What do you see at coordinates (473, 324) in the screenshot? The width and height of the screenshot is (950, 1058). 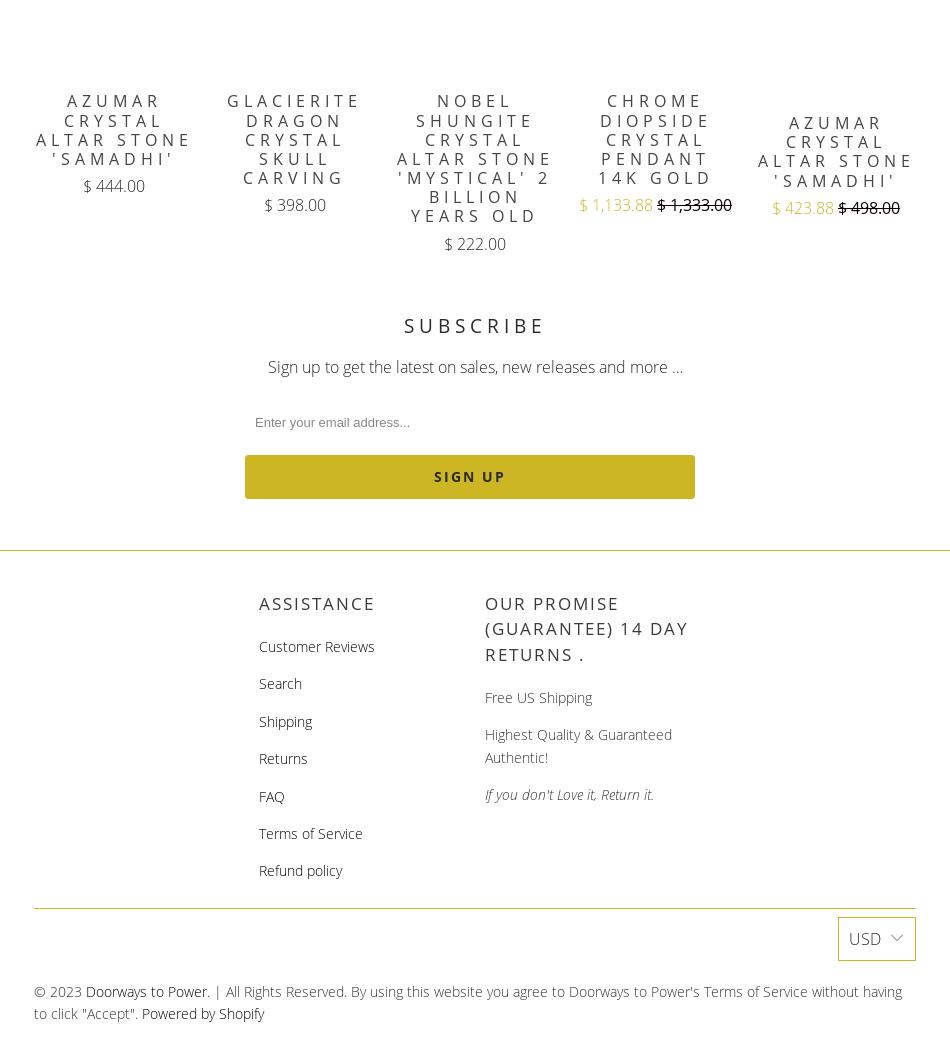 I see `'Subscribe'` at bounding box center [473, 324].